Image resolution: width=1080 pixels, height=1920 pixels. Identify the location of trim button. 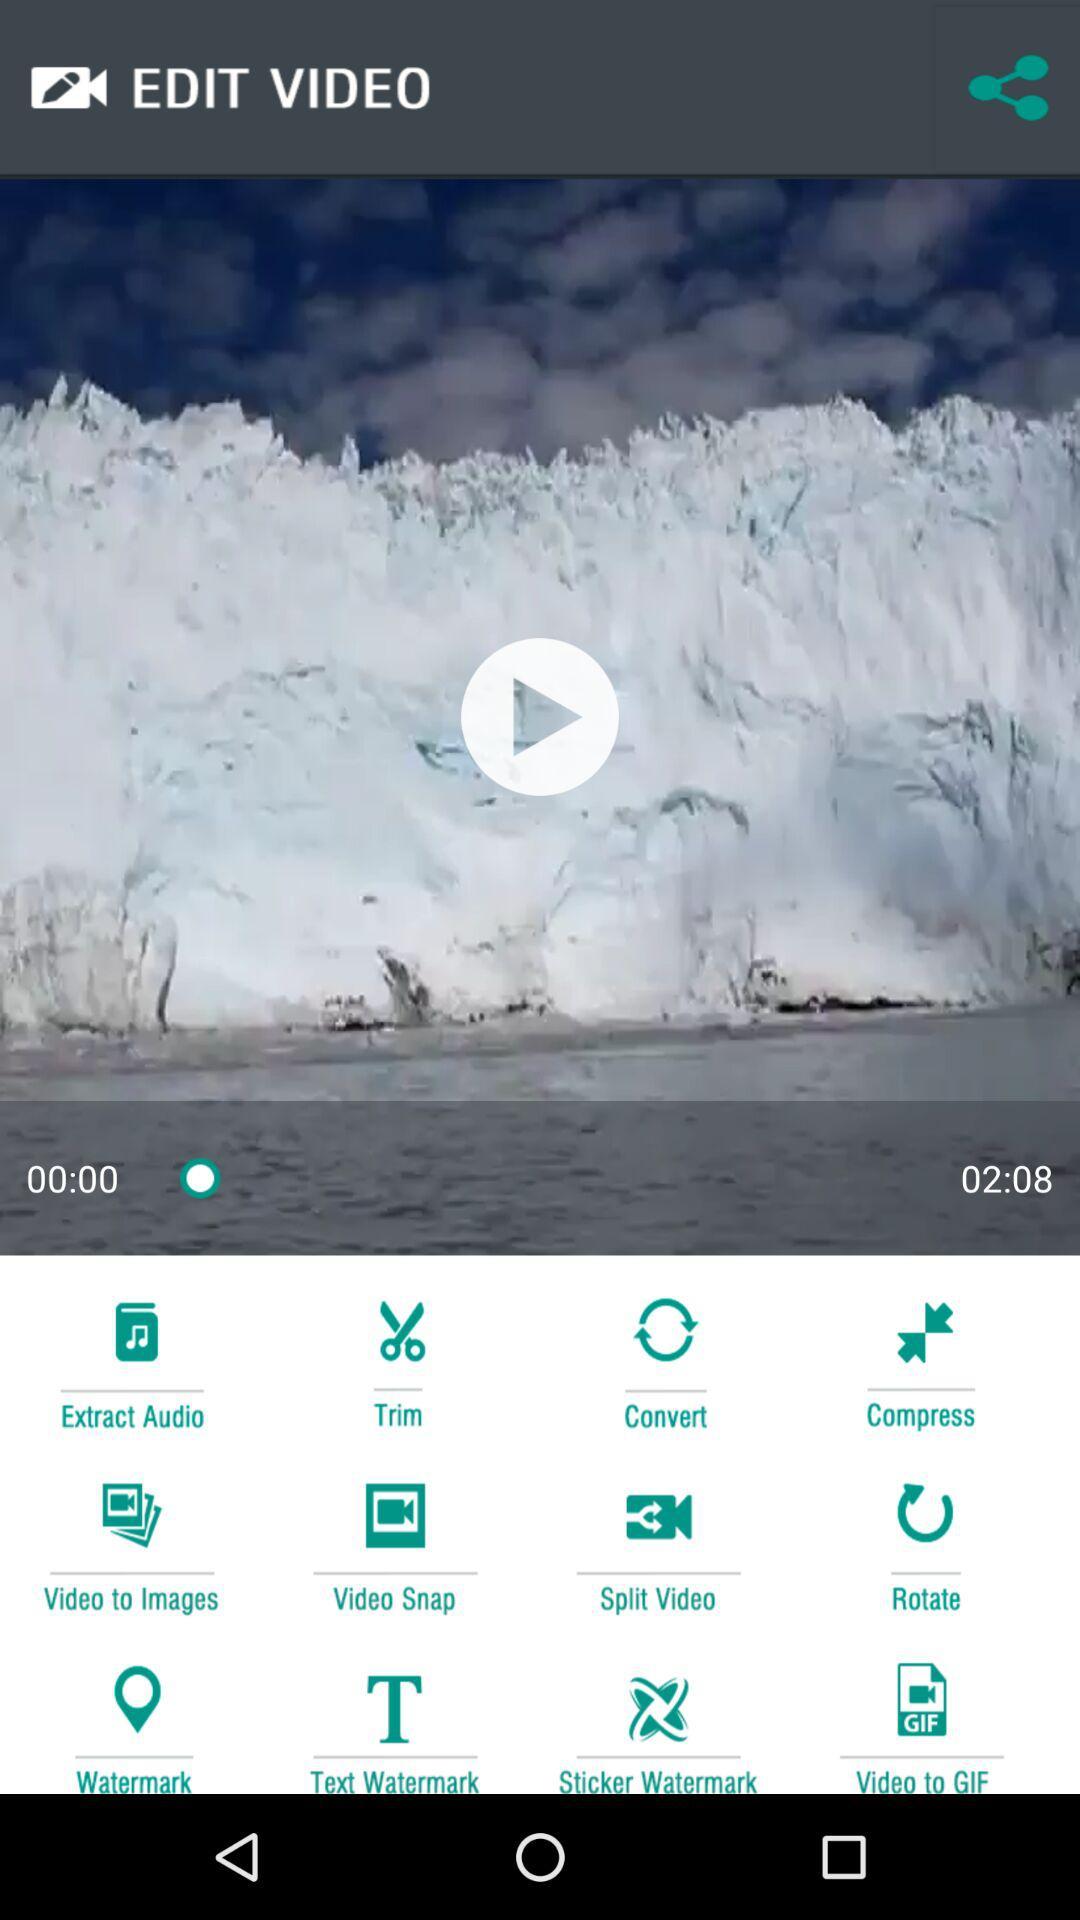
(394, 1360).